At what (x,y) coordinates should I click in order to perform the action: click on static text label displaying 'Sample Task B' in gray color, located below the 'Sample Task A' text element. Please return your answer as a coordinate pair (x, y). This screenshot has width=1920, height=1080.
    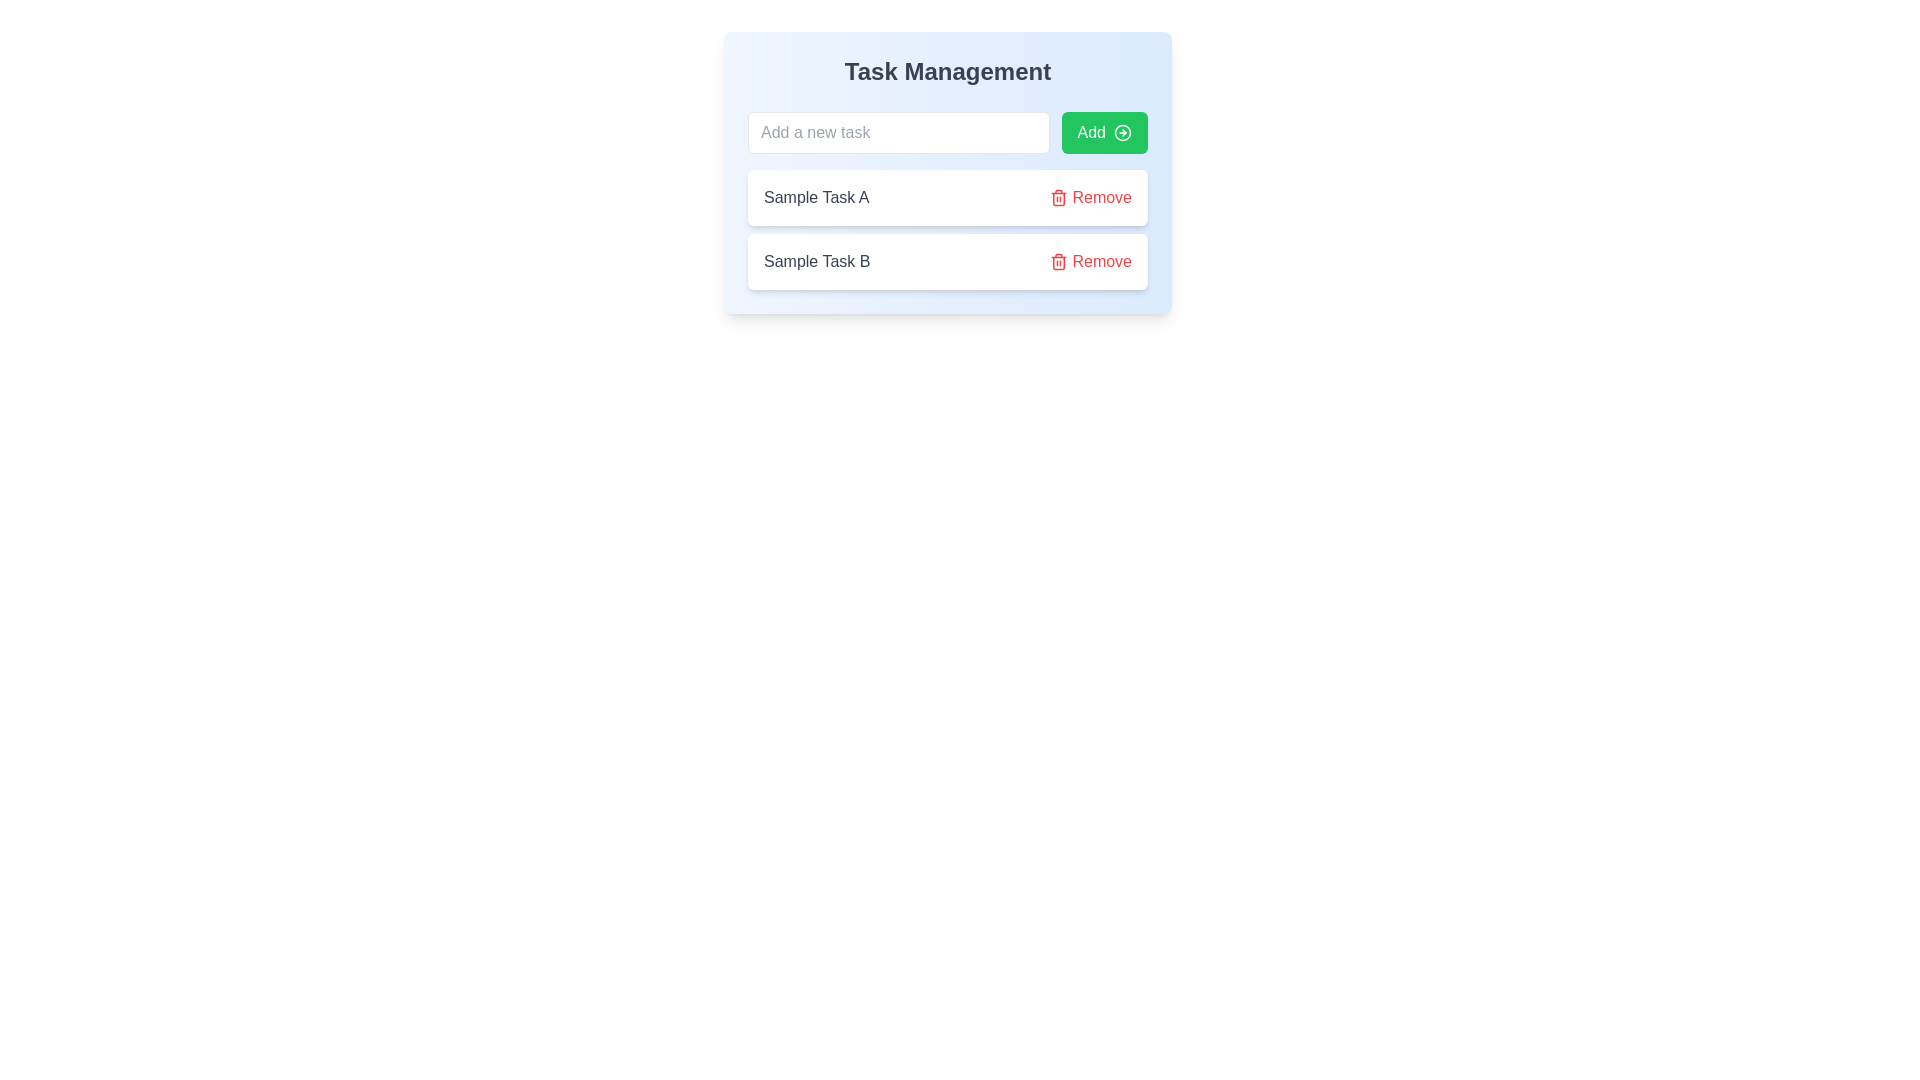
    Looking at the image, I should click on (817, 261).